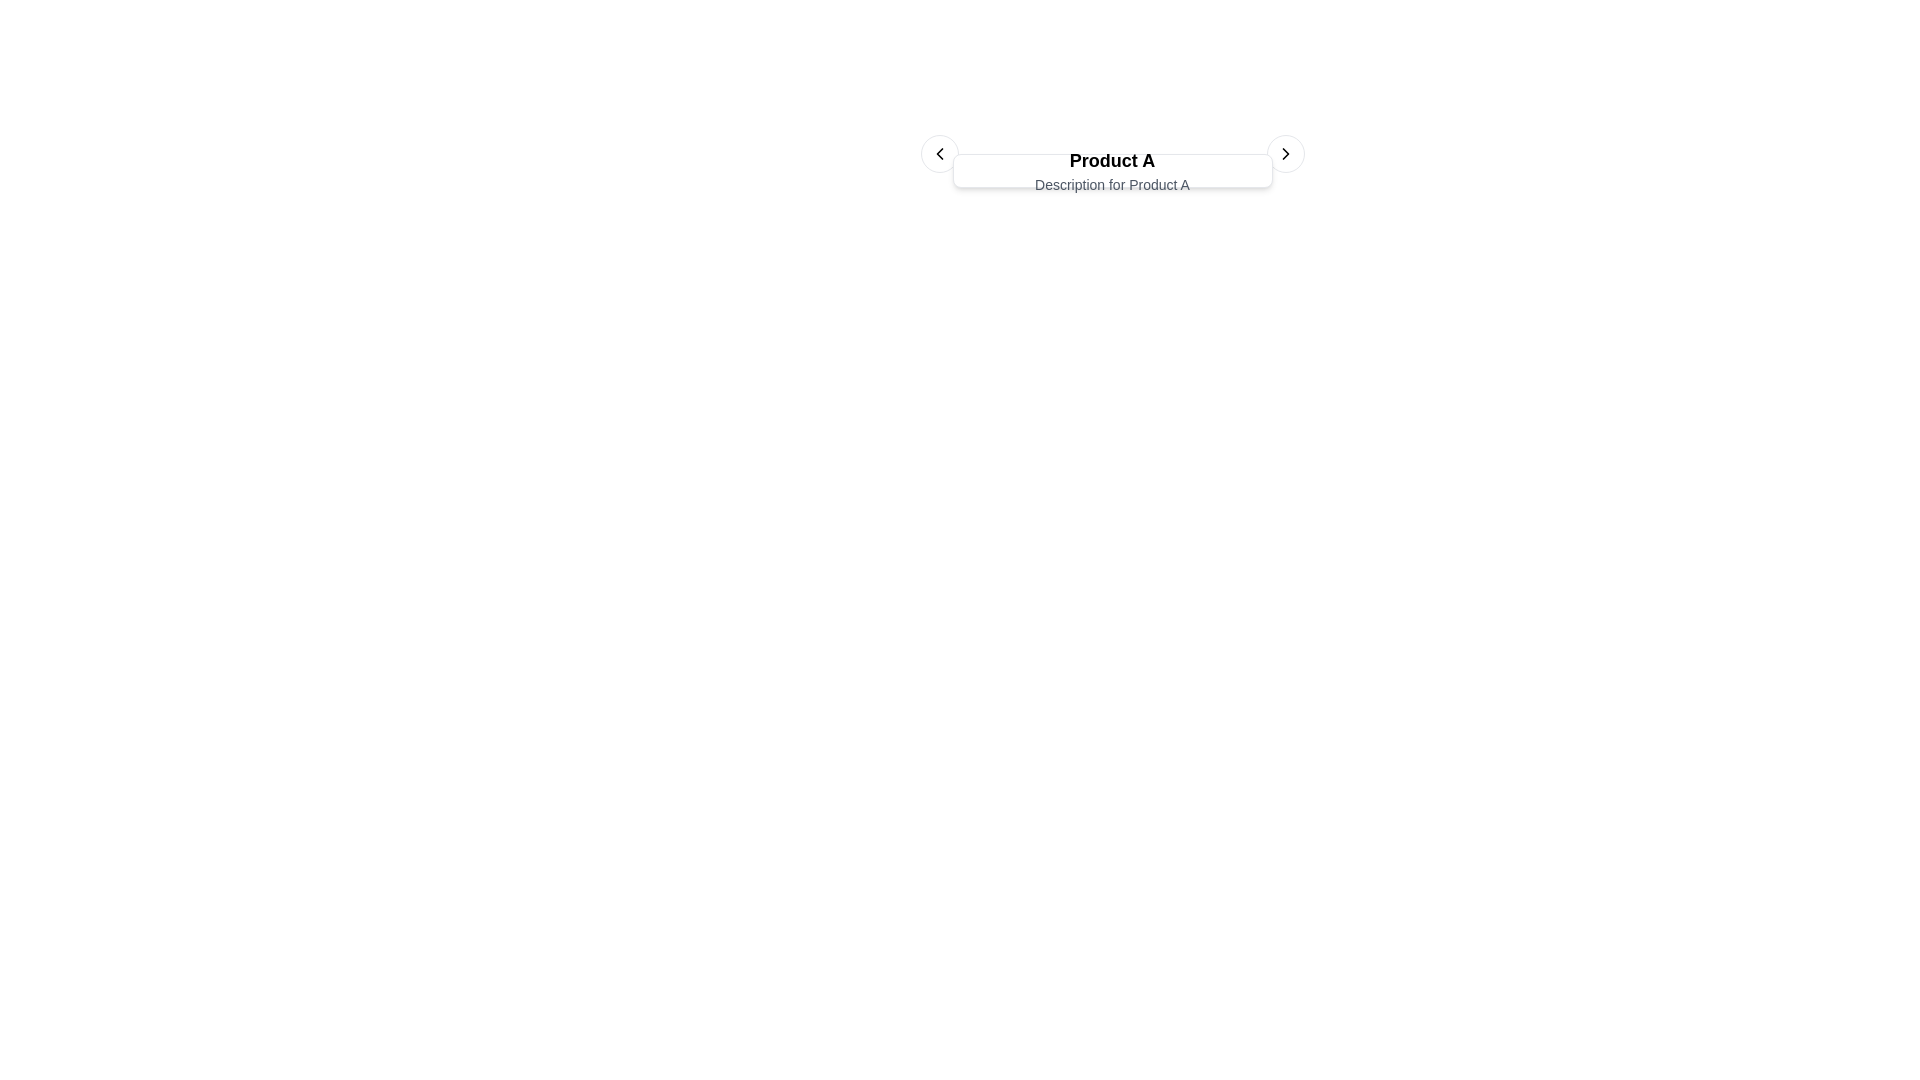  What do you see at coordinates (938, 153) in the screenshot?
I see `the leftmost navigation button to the left of the main product information section titled 'Product A'` at bounding box center [938, 153].